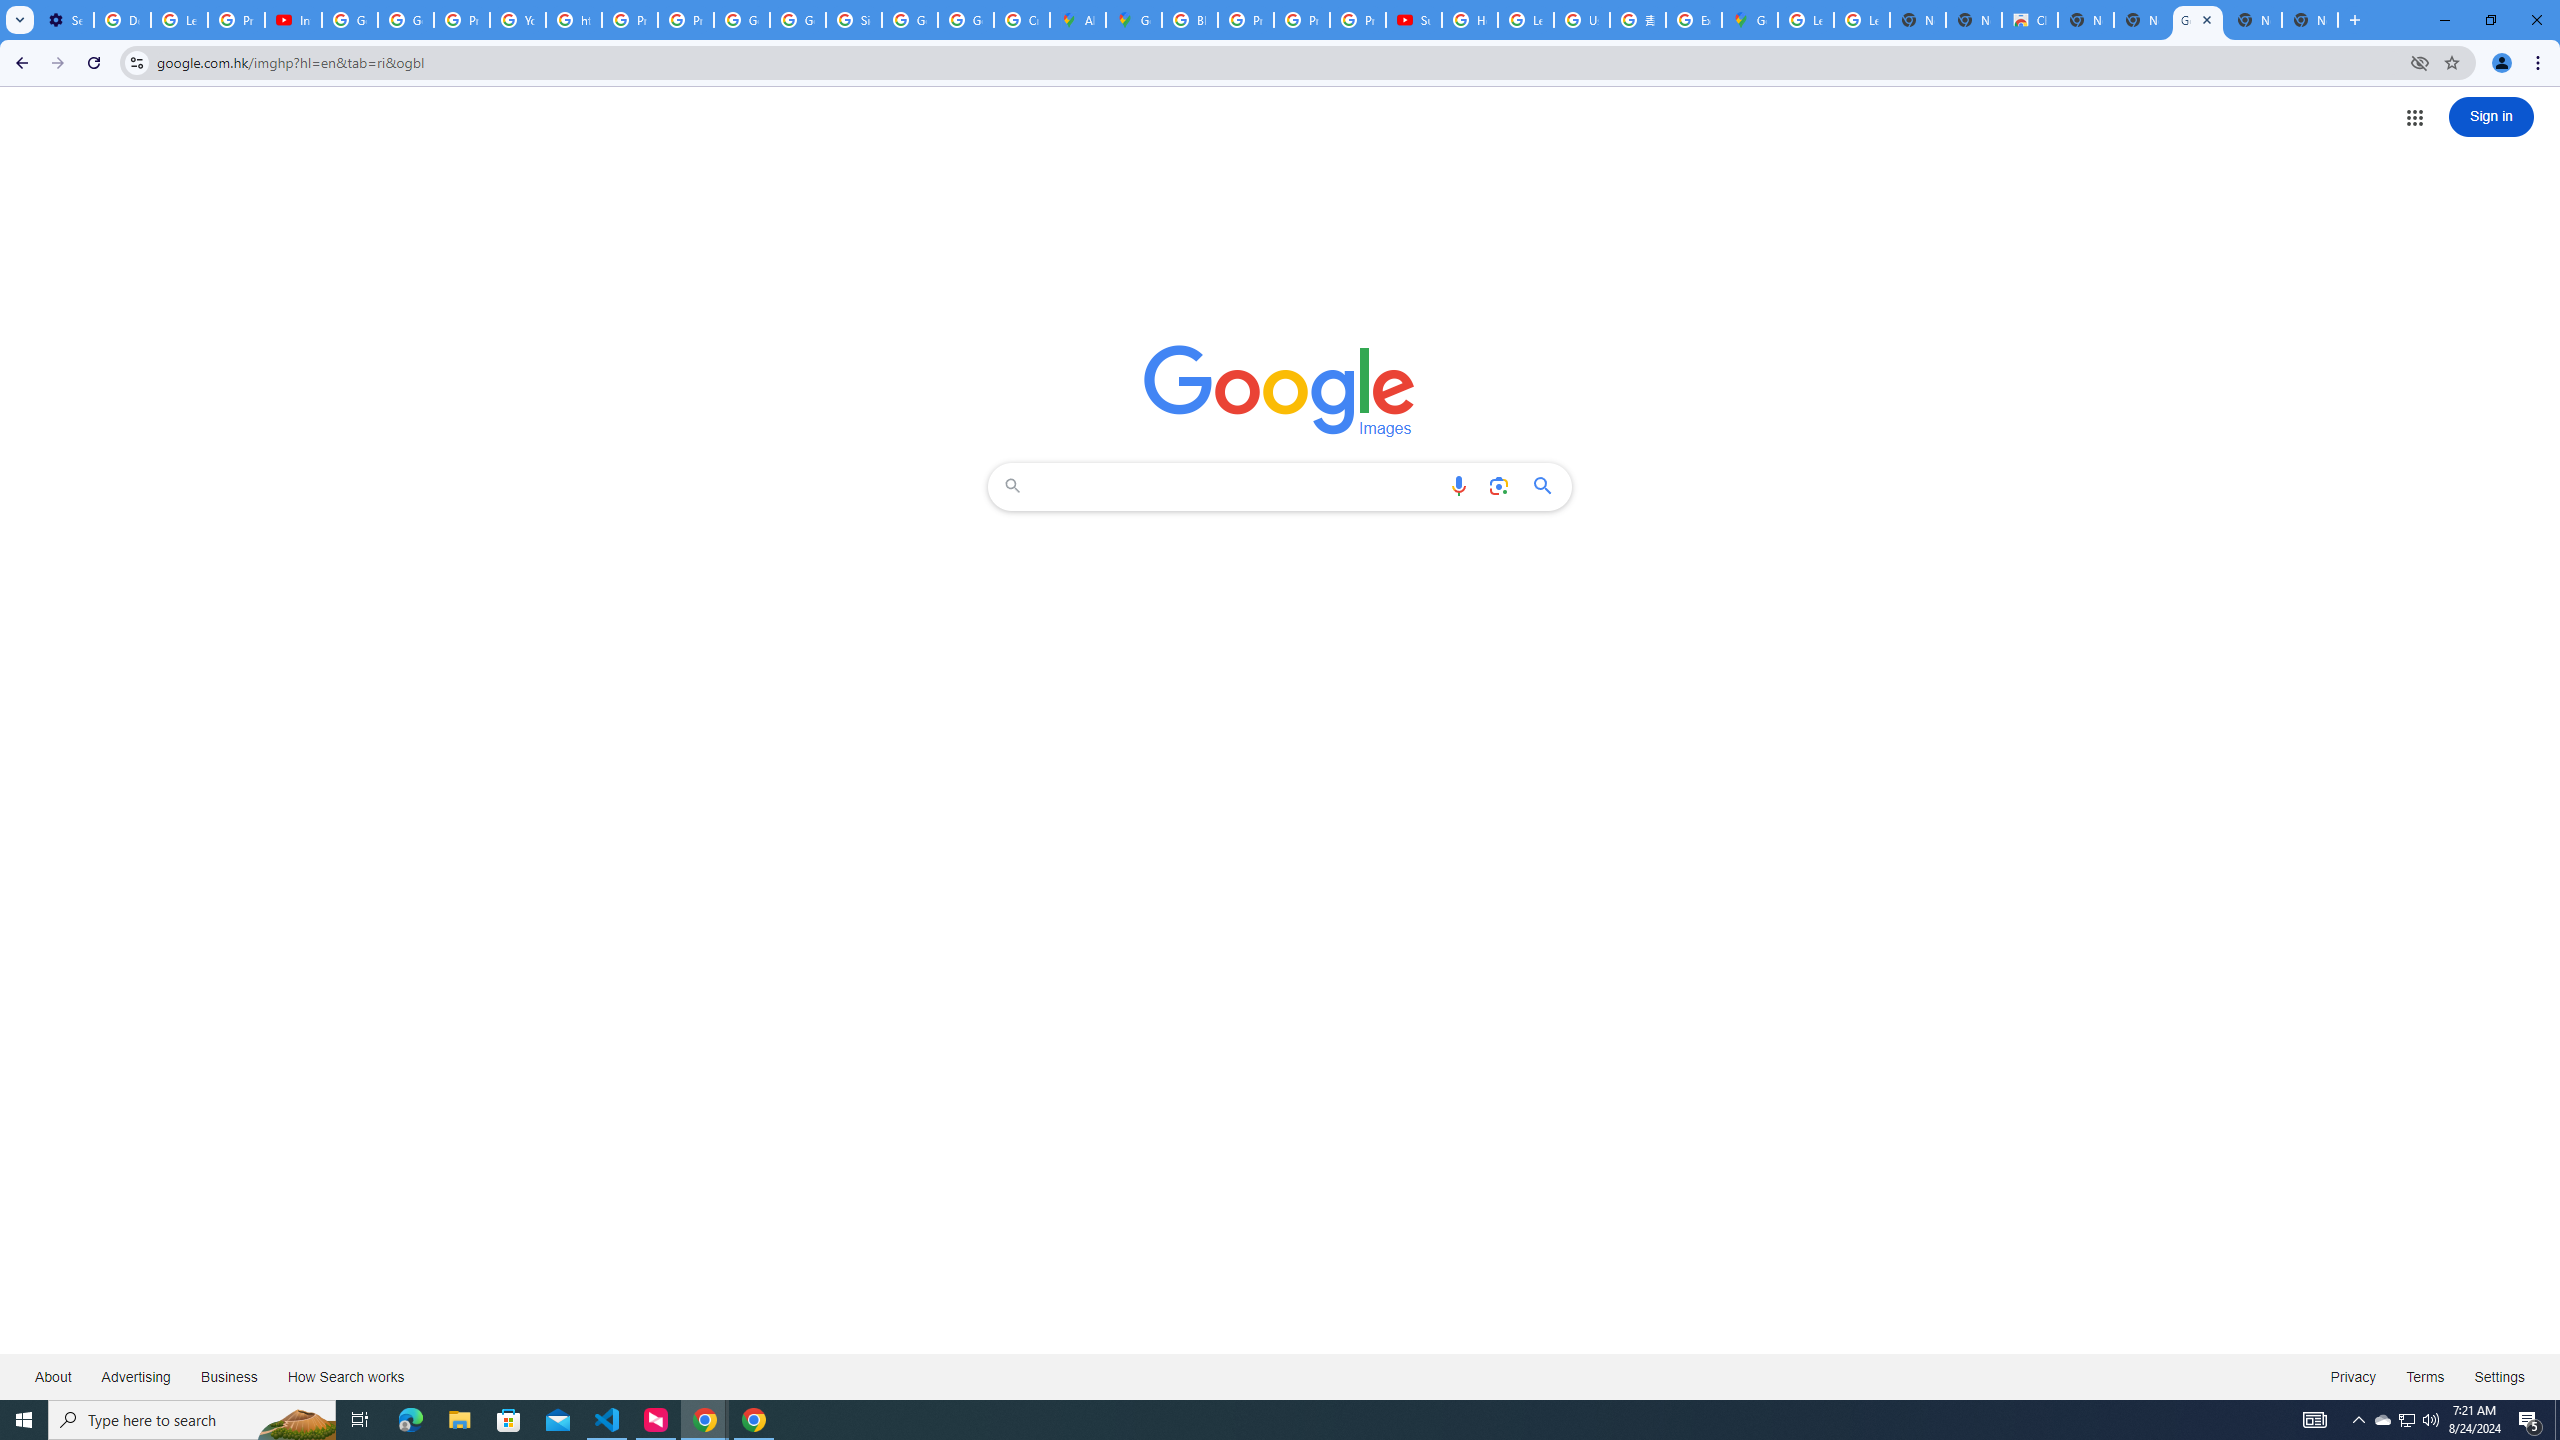 This screenshot has height=1440, width=2560. Describe the element at coordinates (1748, 19) in the screenshot. I see `'Google Maps'` at that location.